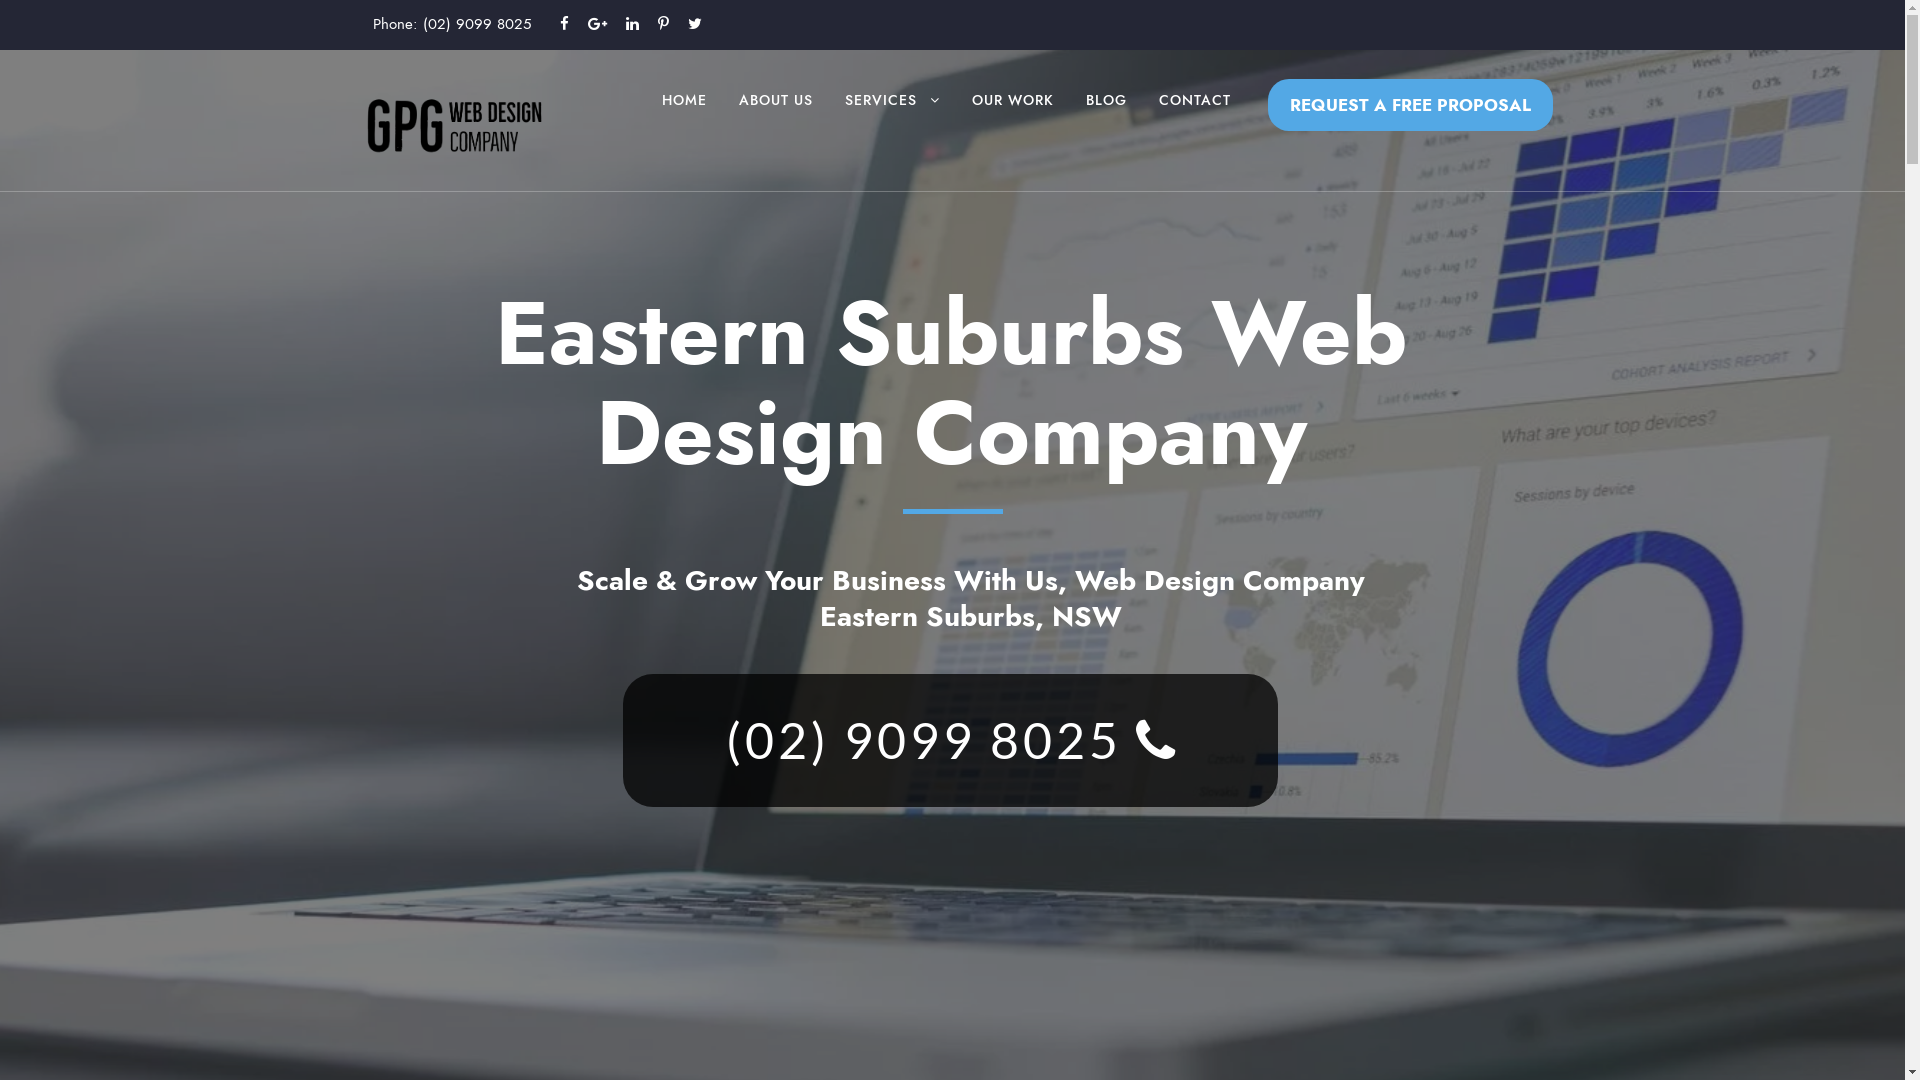  I want to click on 'CONTACT', so click(1194, 119).